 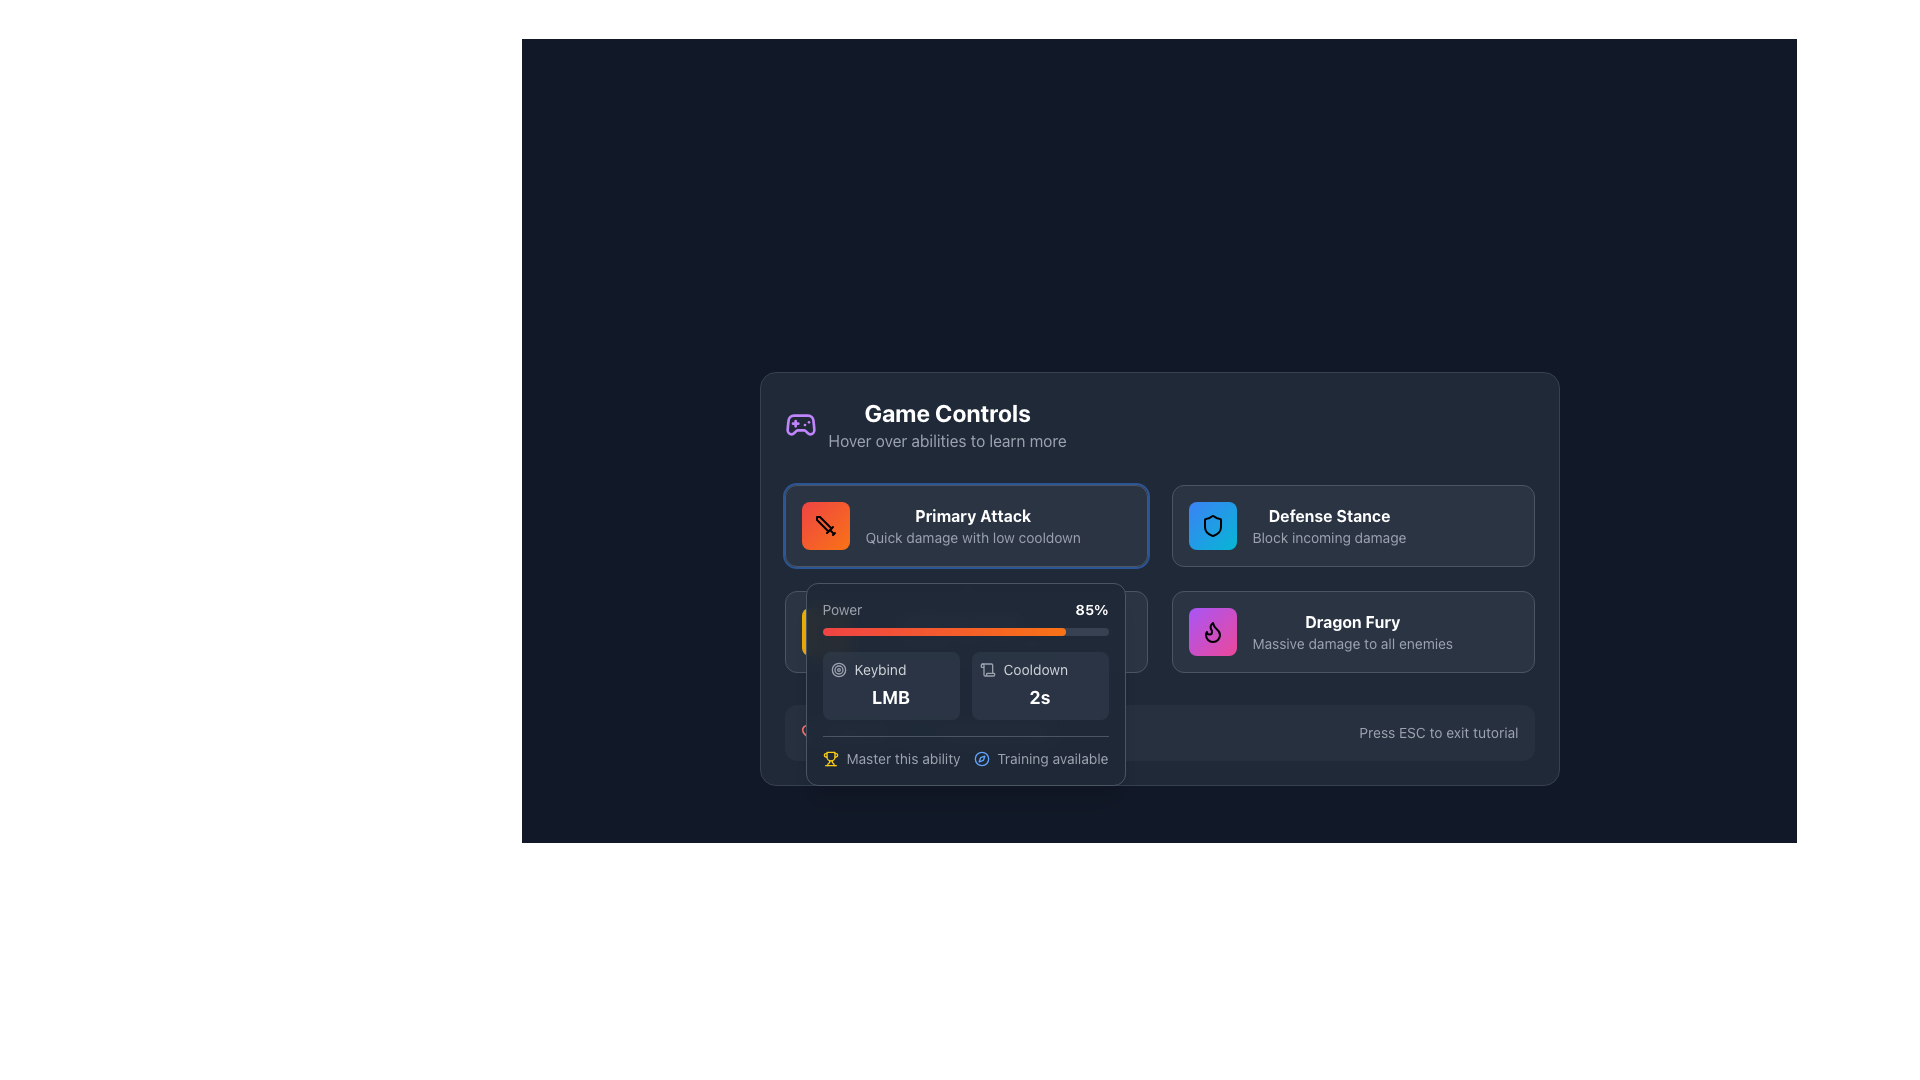 What do you see at coordinates (825, 524) in the screenshot?
I see `the sword icon located in the top-left card labeled 'Primary Attack', which is represented in a minimalist style with a sharp silhouette` at bounding box center [825, 524].